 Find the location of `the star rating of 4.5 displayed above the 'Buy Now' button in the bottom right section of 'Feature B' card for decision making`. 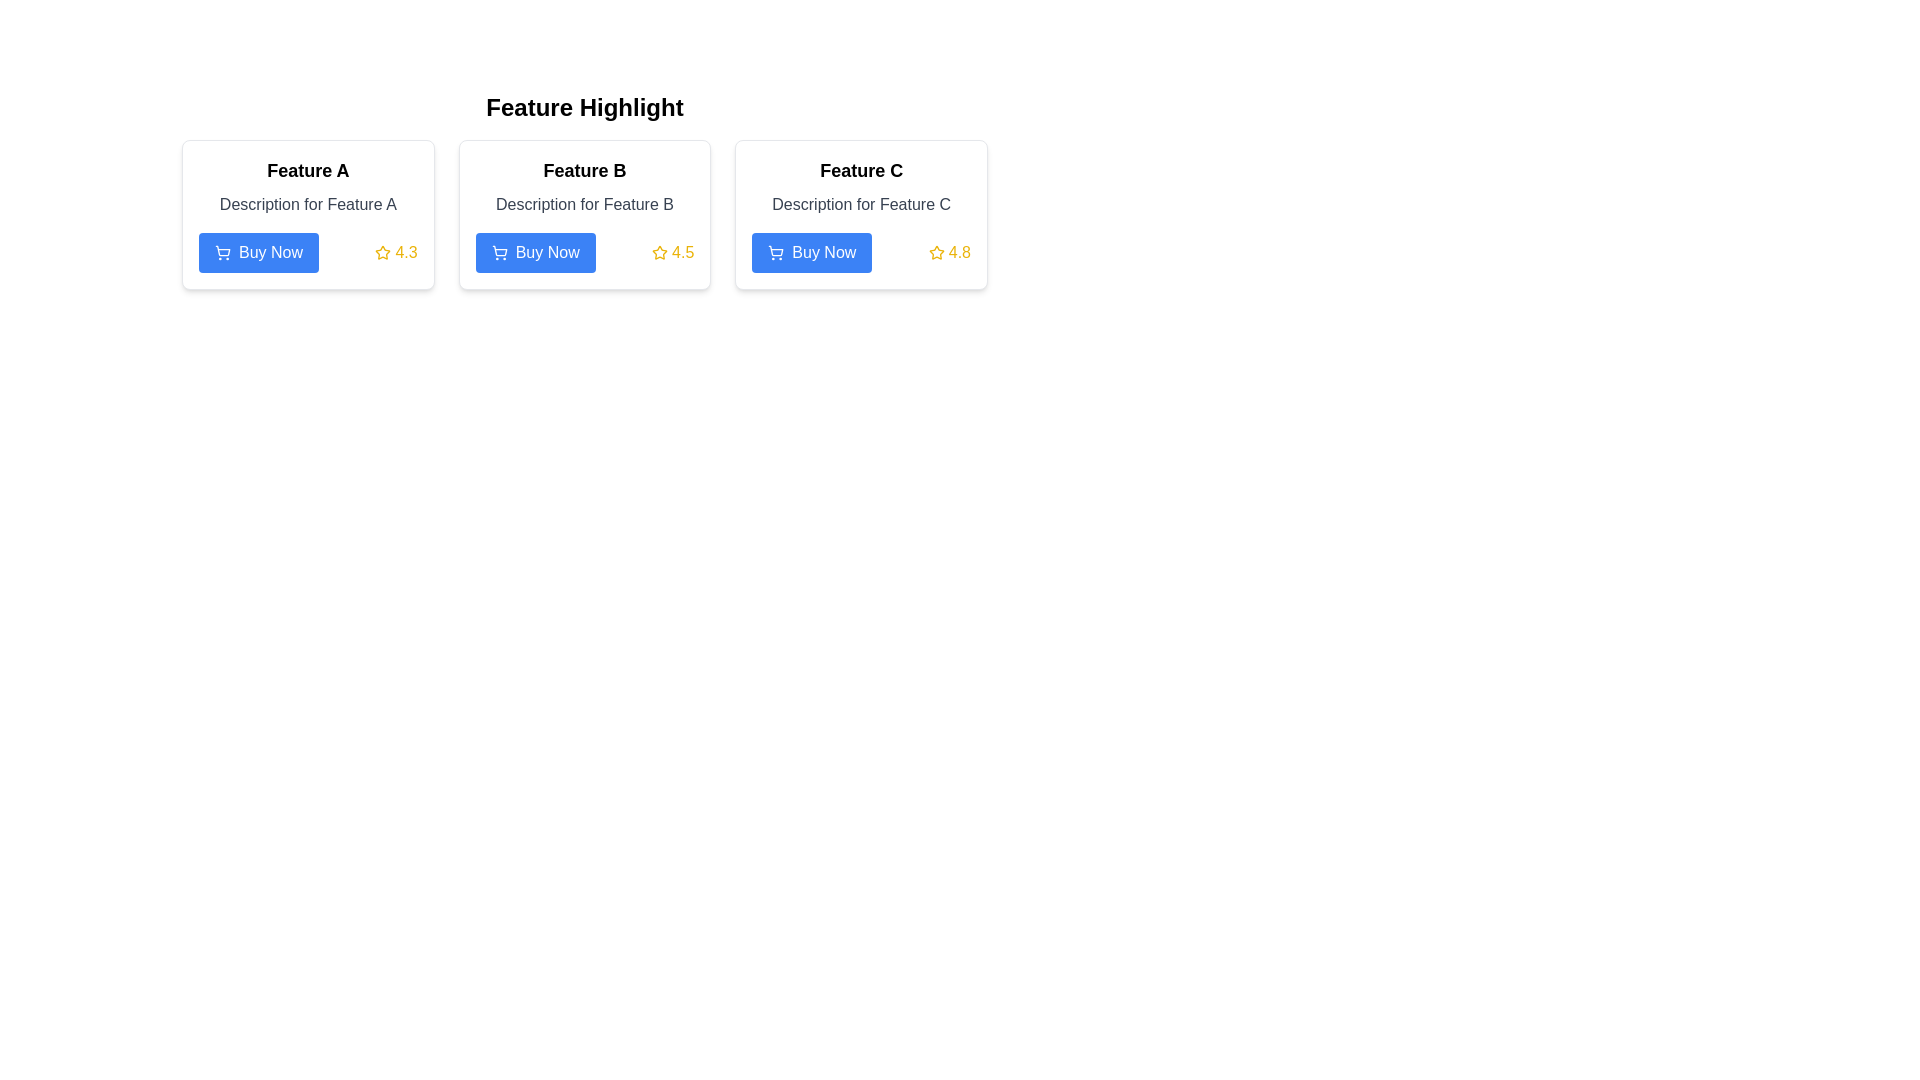

the star rating of 4.5 displayed above the 'Buy Now' button in the bottom right section of 'Feature B' card for decision making is located at coordinates (584, 252).